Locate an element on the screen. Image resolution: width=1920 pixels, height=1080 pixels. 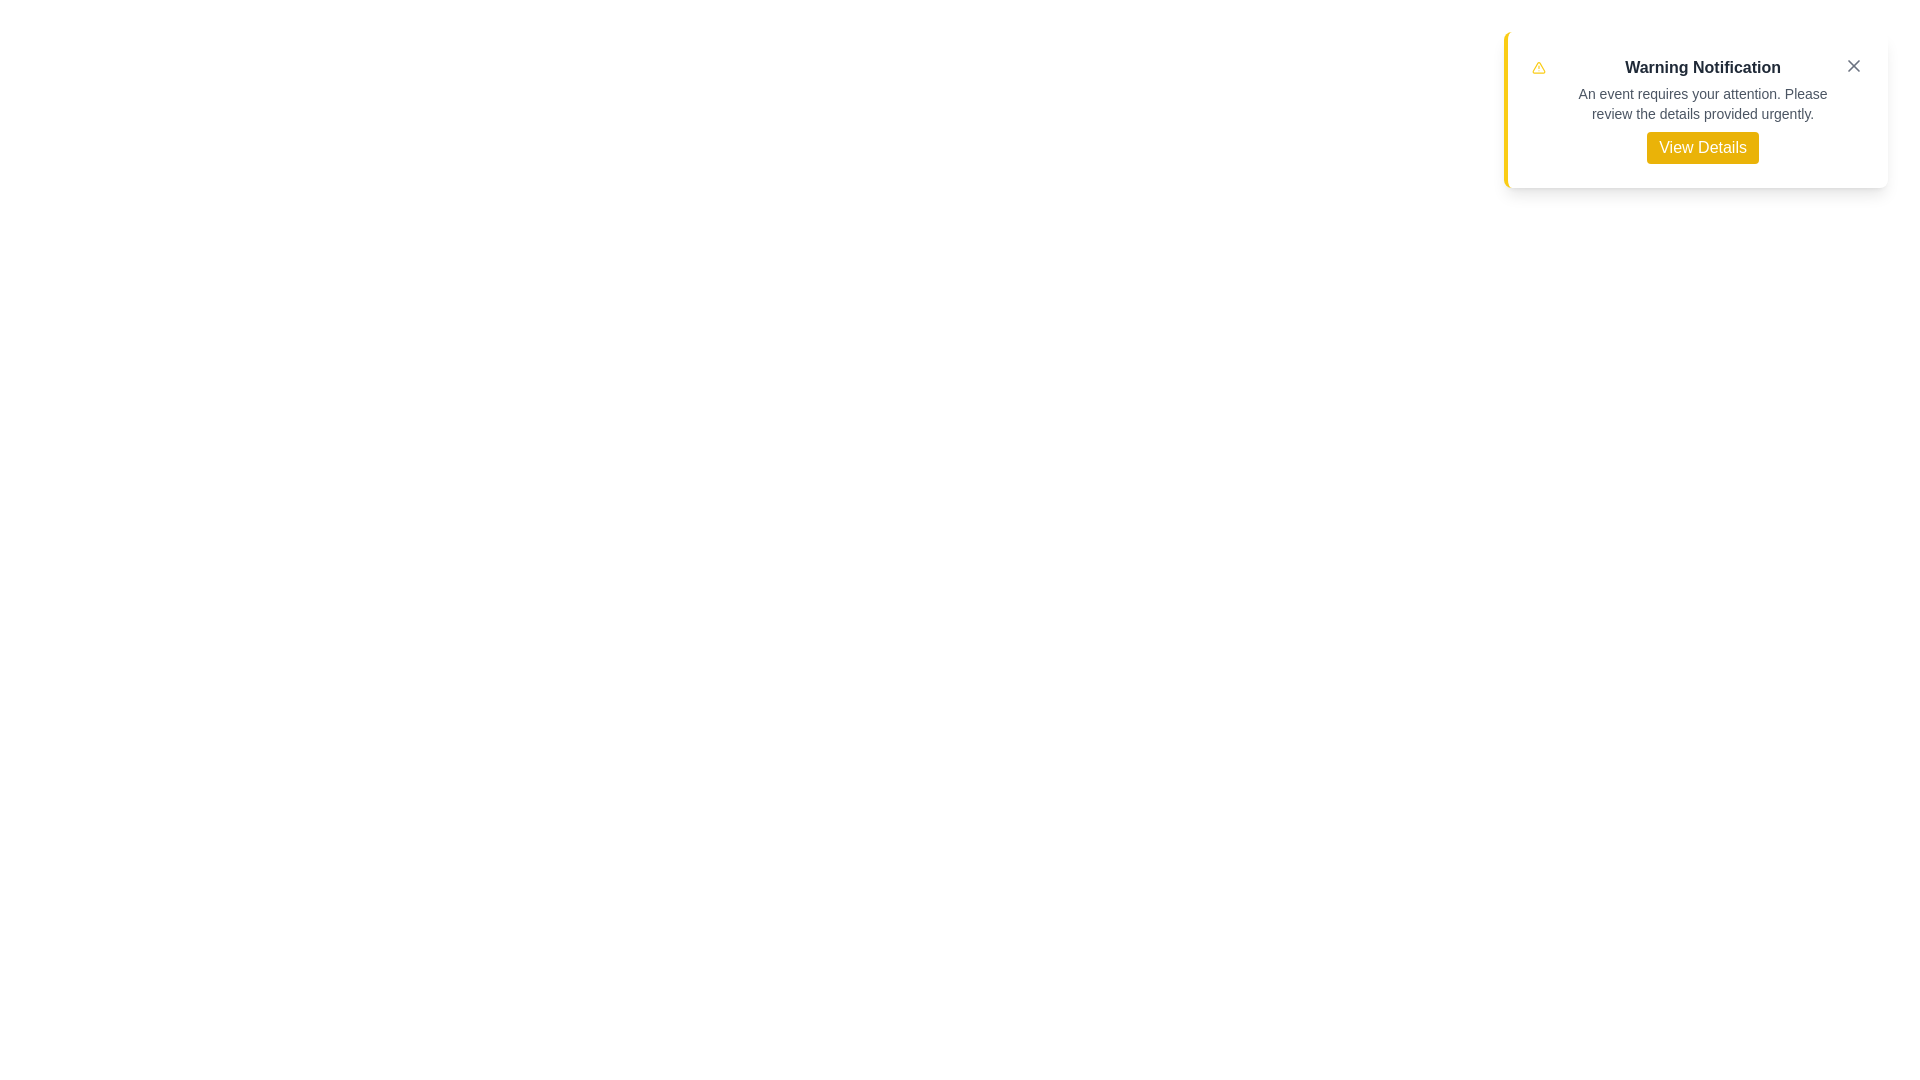
the 'View Details' button to view the notification details is located at coordinates (1702, 146).